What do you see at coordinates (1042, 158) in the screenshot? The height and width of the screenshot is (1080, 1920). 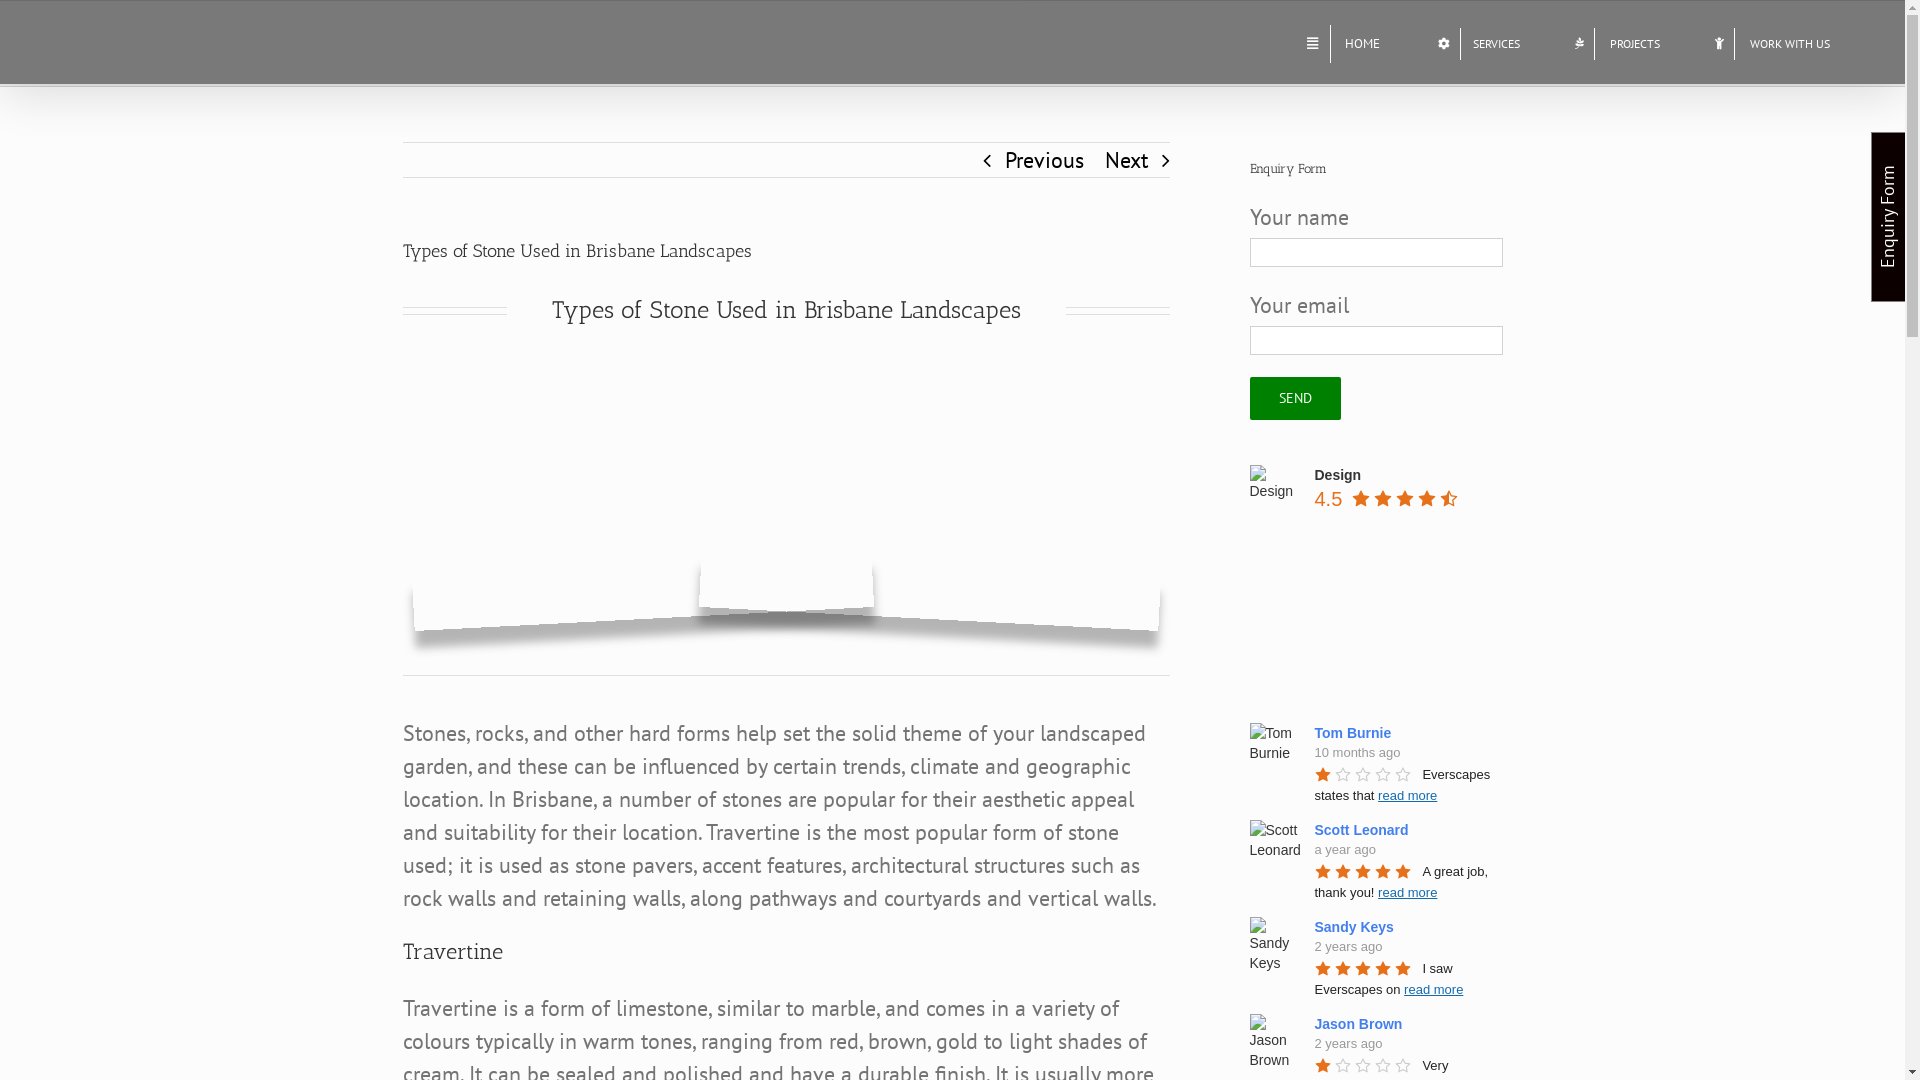 I see `'Previous'` at bounding box center [1042, 158].